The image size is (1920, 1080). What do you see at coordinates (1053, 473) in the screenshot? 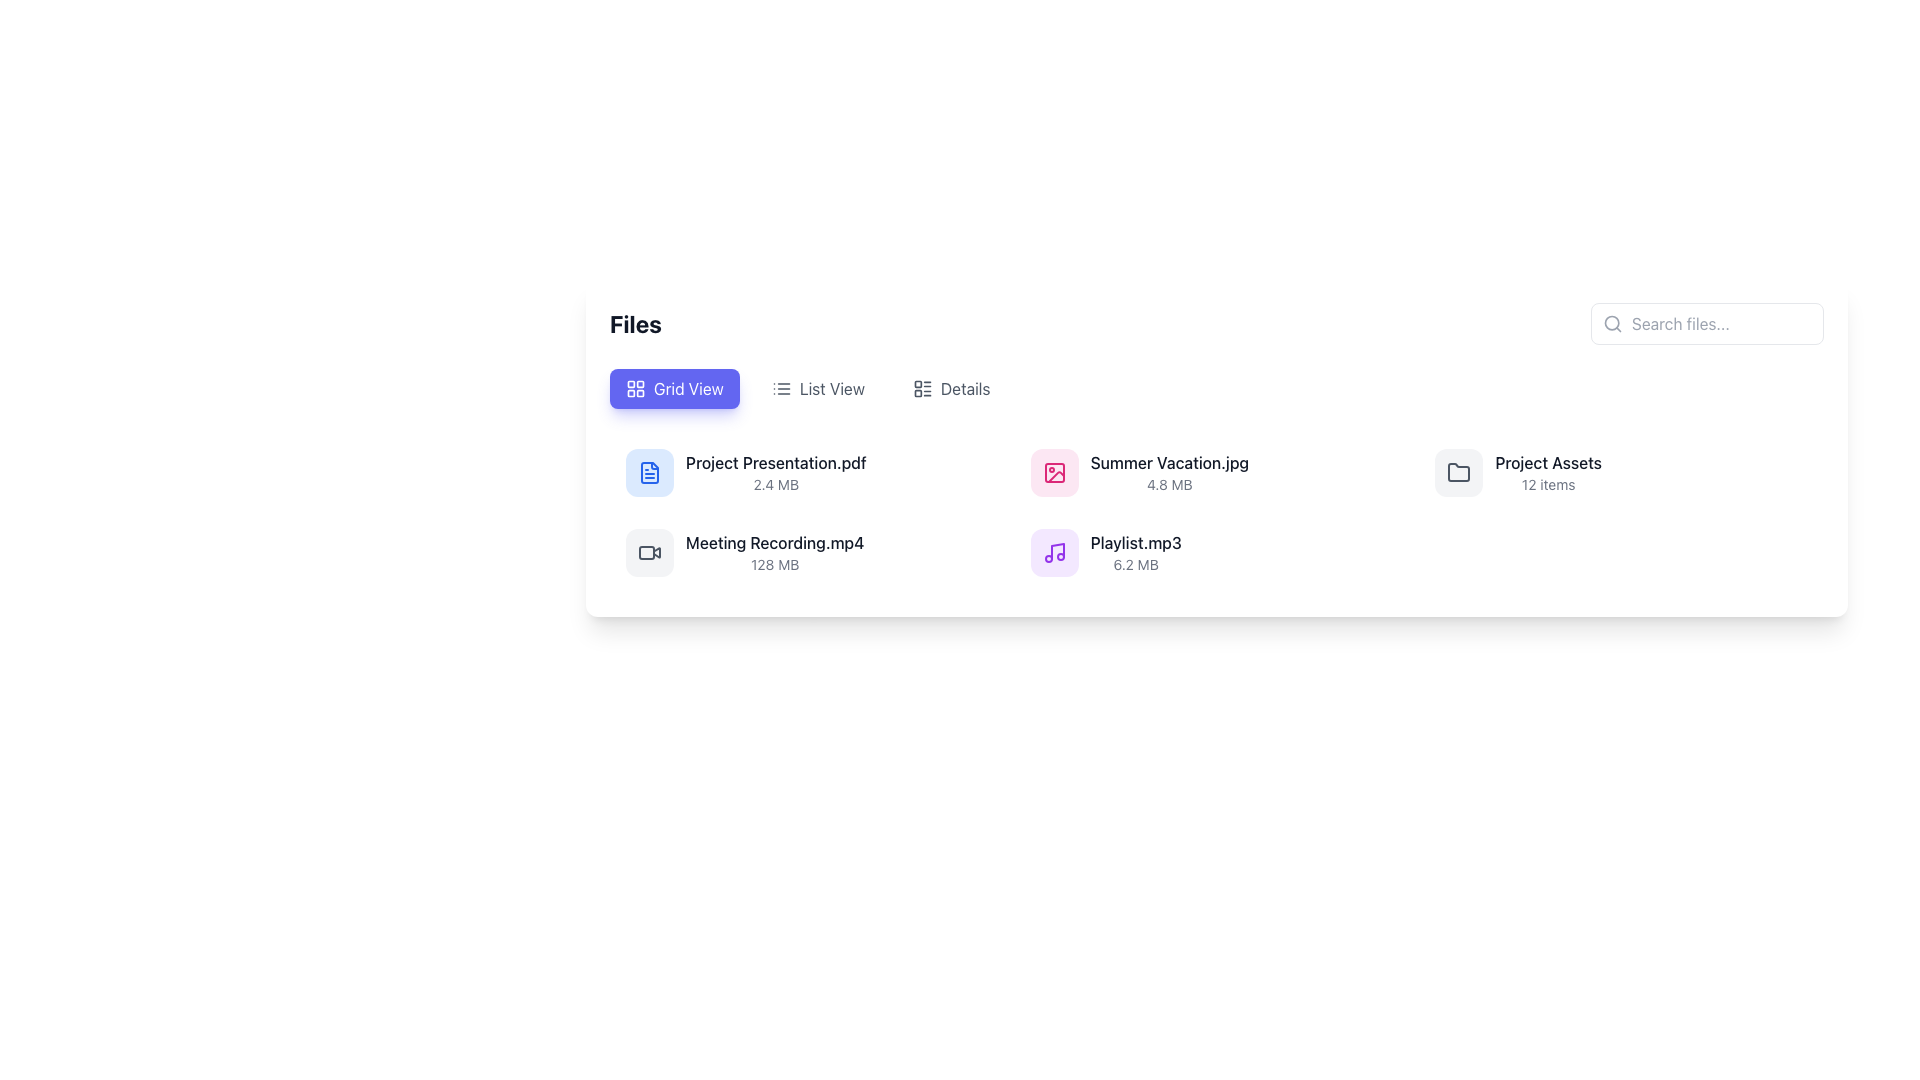
I see `the central rectangle of the SVG icon that represents an image placeholder, located near the 'Summer Vacation.jpg' label` at bounding box center [1053, 473].